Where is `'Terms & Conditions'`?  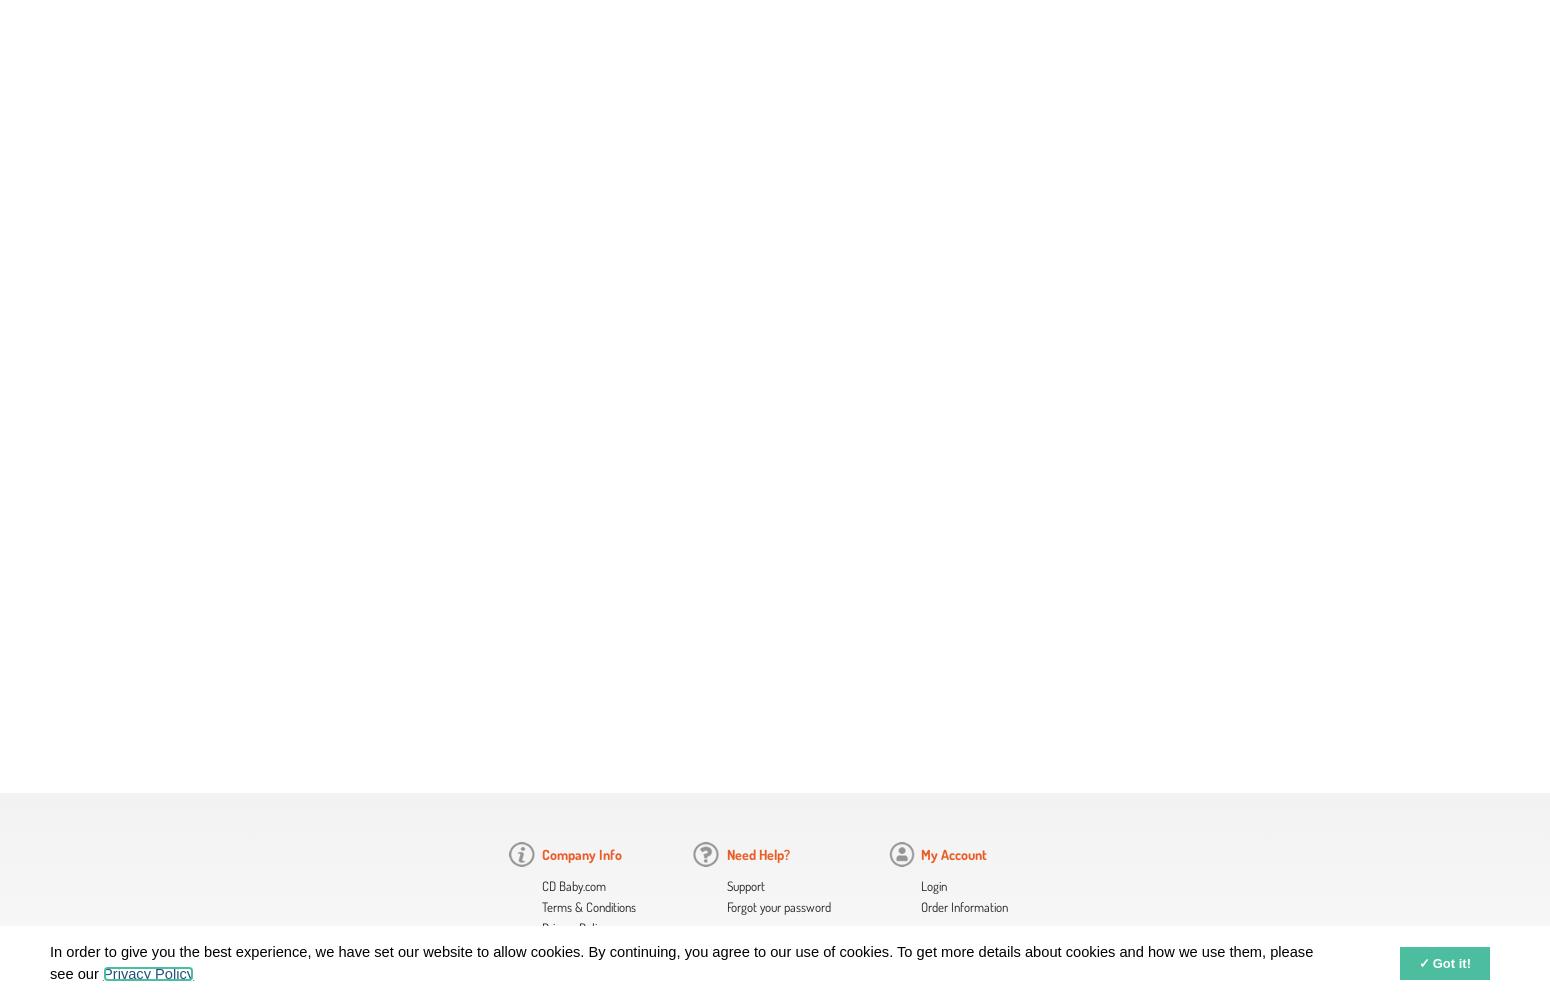
'Terms & Conditions' is located at coordinates (589, 907).